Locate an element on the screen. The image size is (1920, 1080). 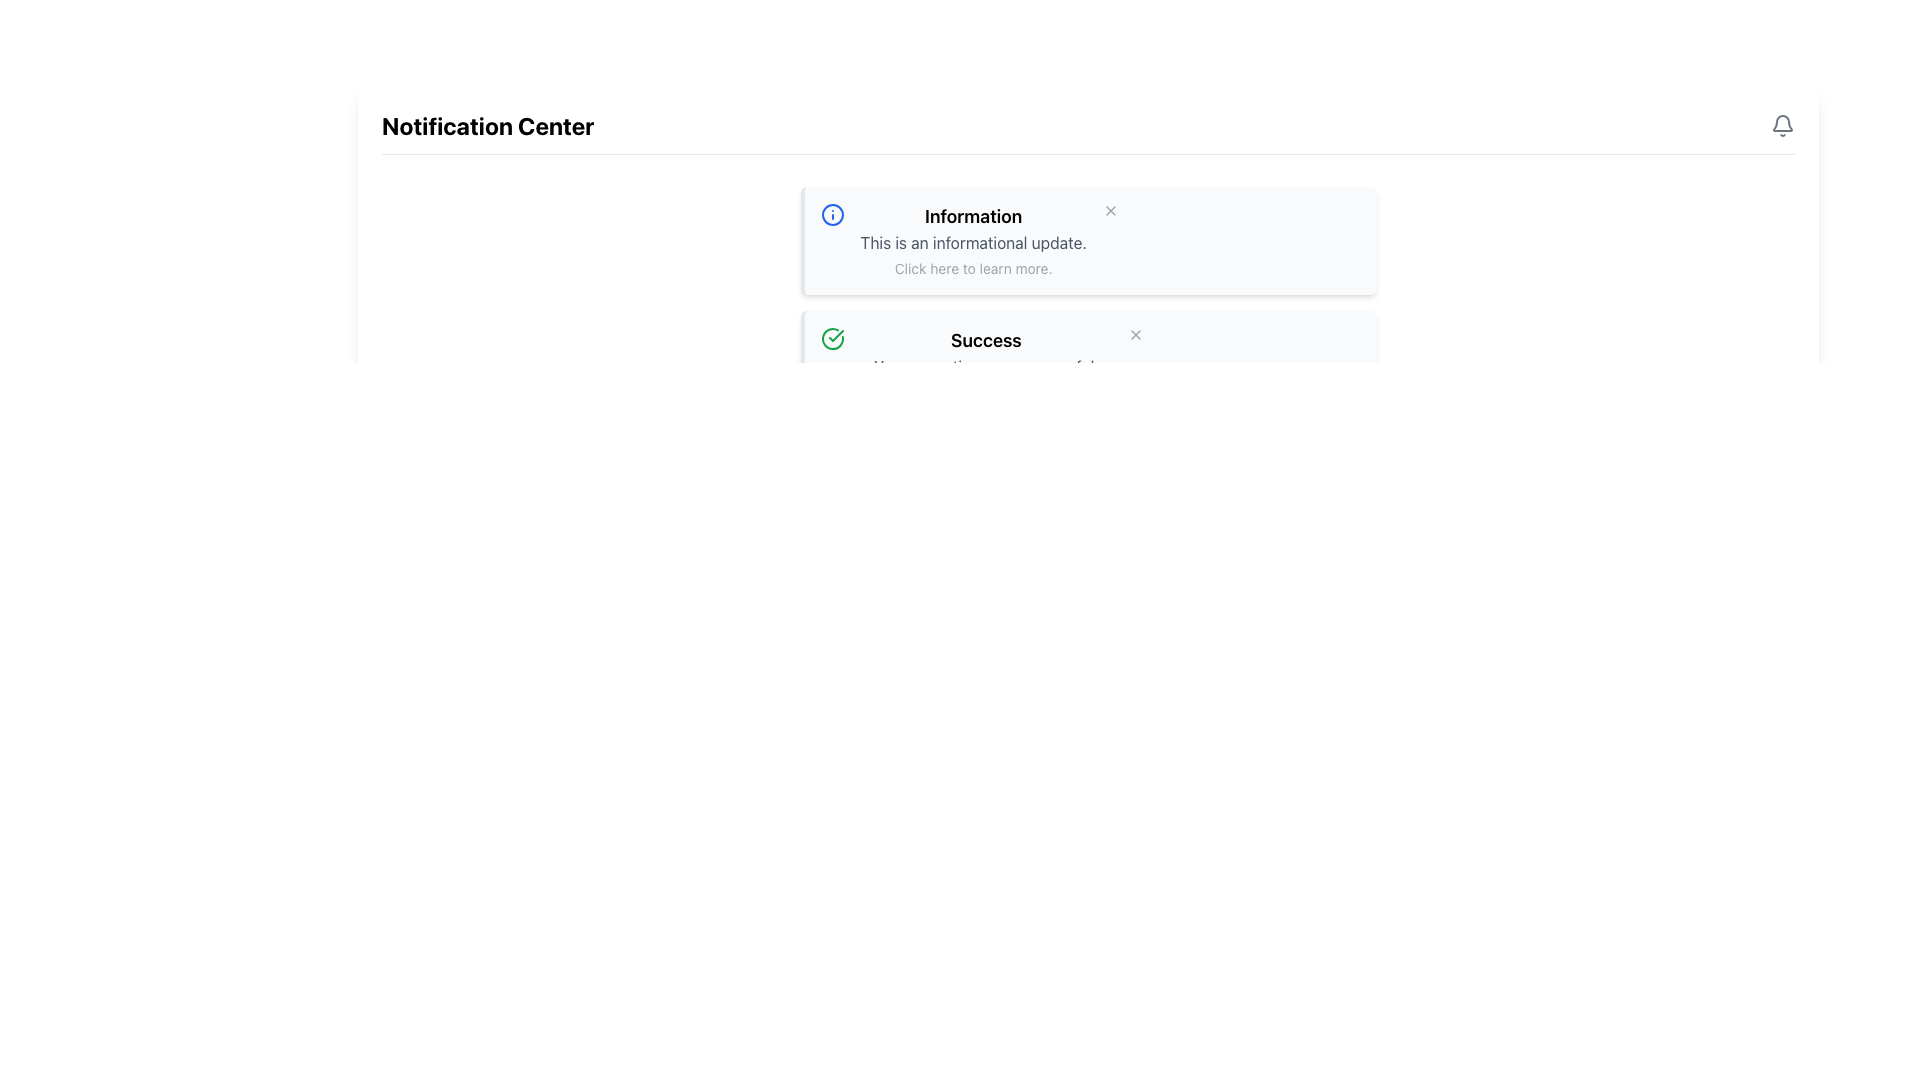
the circular success icon with a checkmark inside, which is located at the top-left corner of the 'Success' notification card, preceding the text 'Your operation was successful.' is located at coordinates (832, 338).